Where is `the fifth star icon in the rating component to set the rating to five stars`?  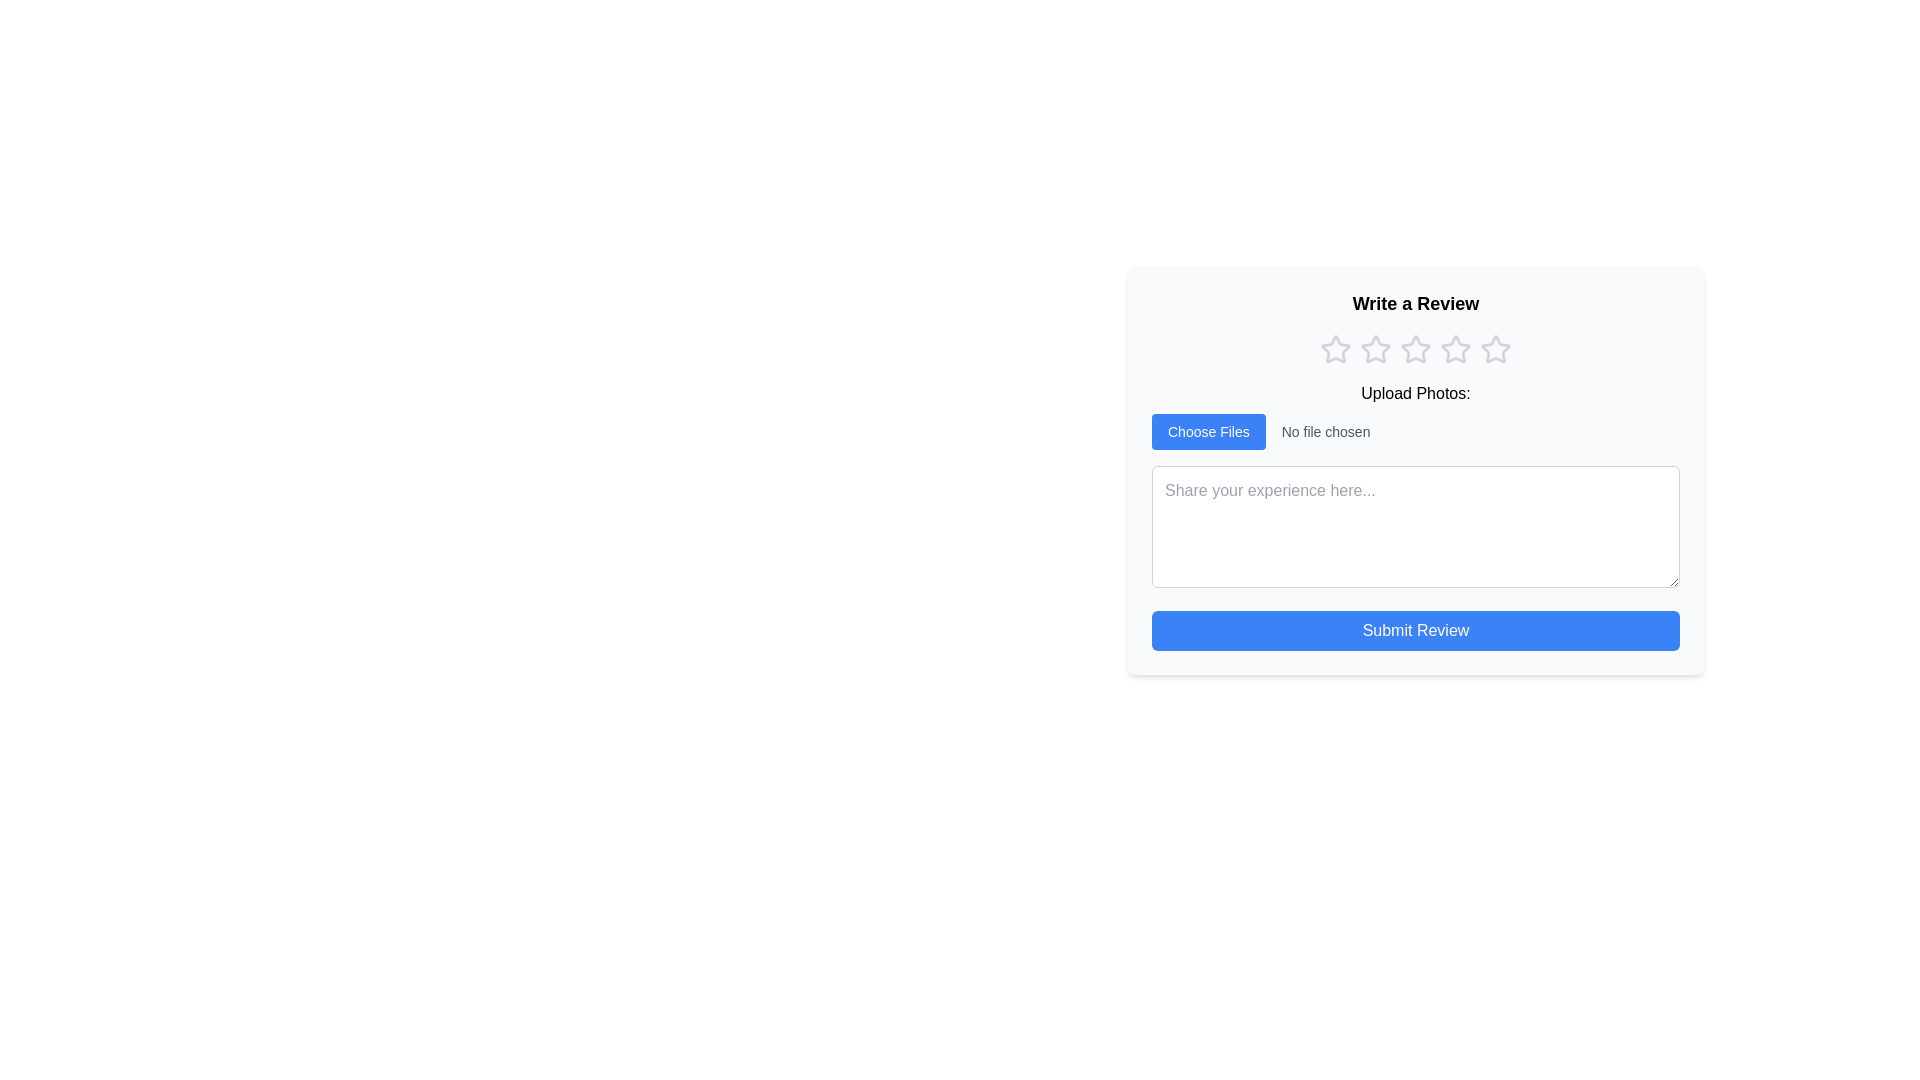
the fifth star icon in the rating component to set the rating to five stars is located at coordinates (1494, 347).